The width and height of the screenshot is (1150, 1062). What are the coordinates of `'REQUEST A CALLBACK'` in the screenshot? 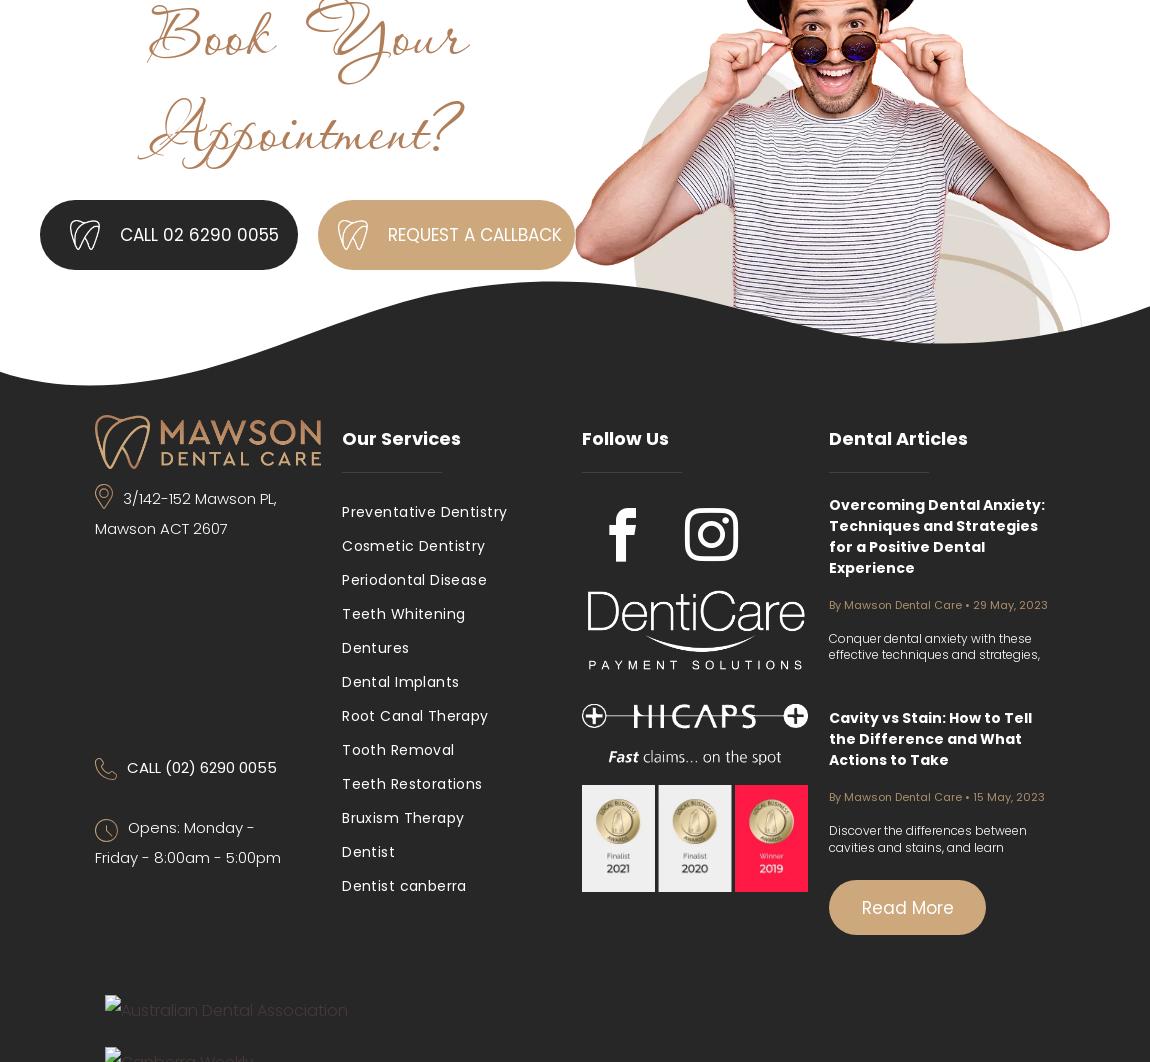 It's located at (474, 233).